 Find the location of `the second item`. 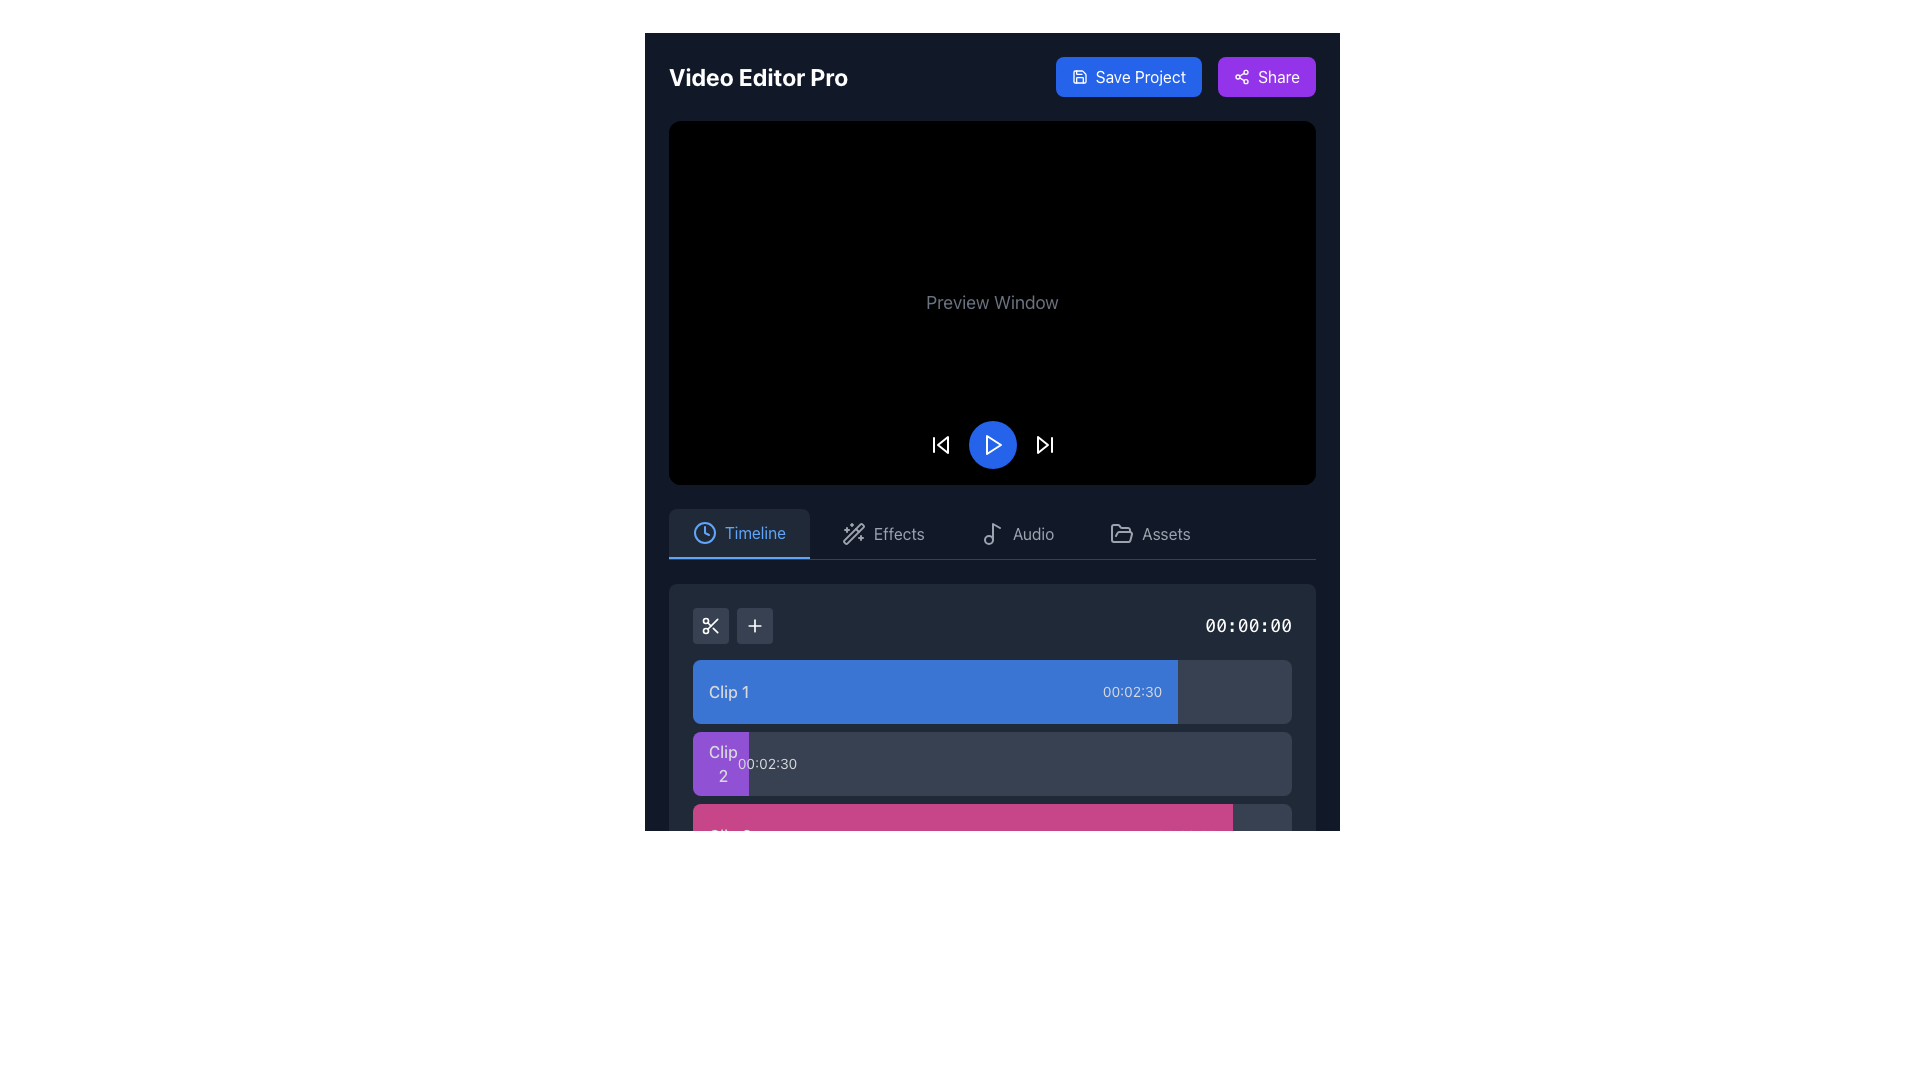

the second item is located at coordinates (992, 798).